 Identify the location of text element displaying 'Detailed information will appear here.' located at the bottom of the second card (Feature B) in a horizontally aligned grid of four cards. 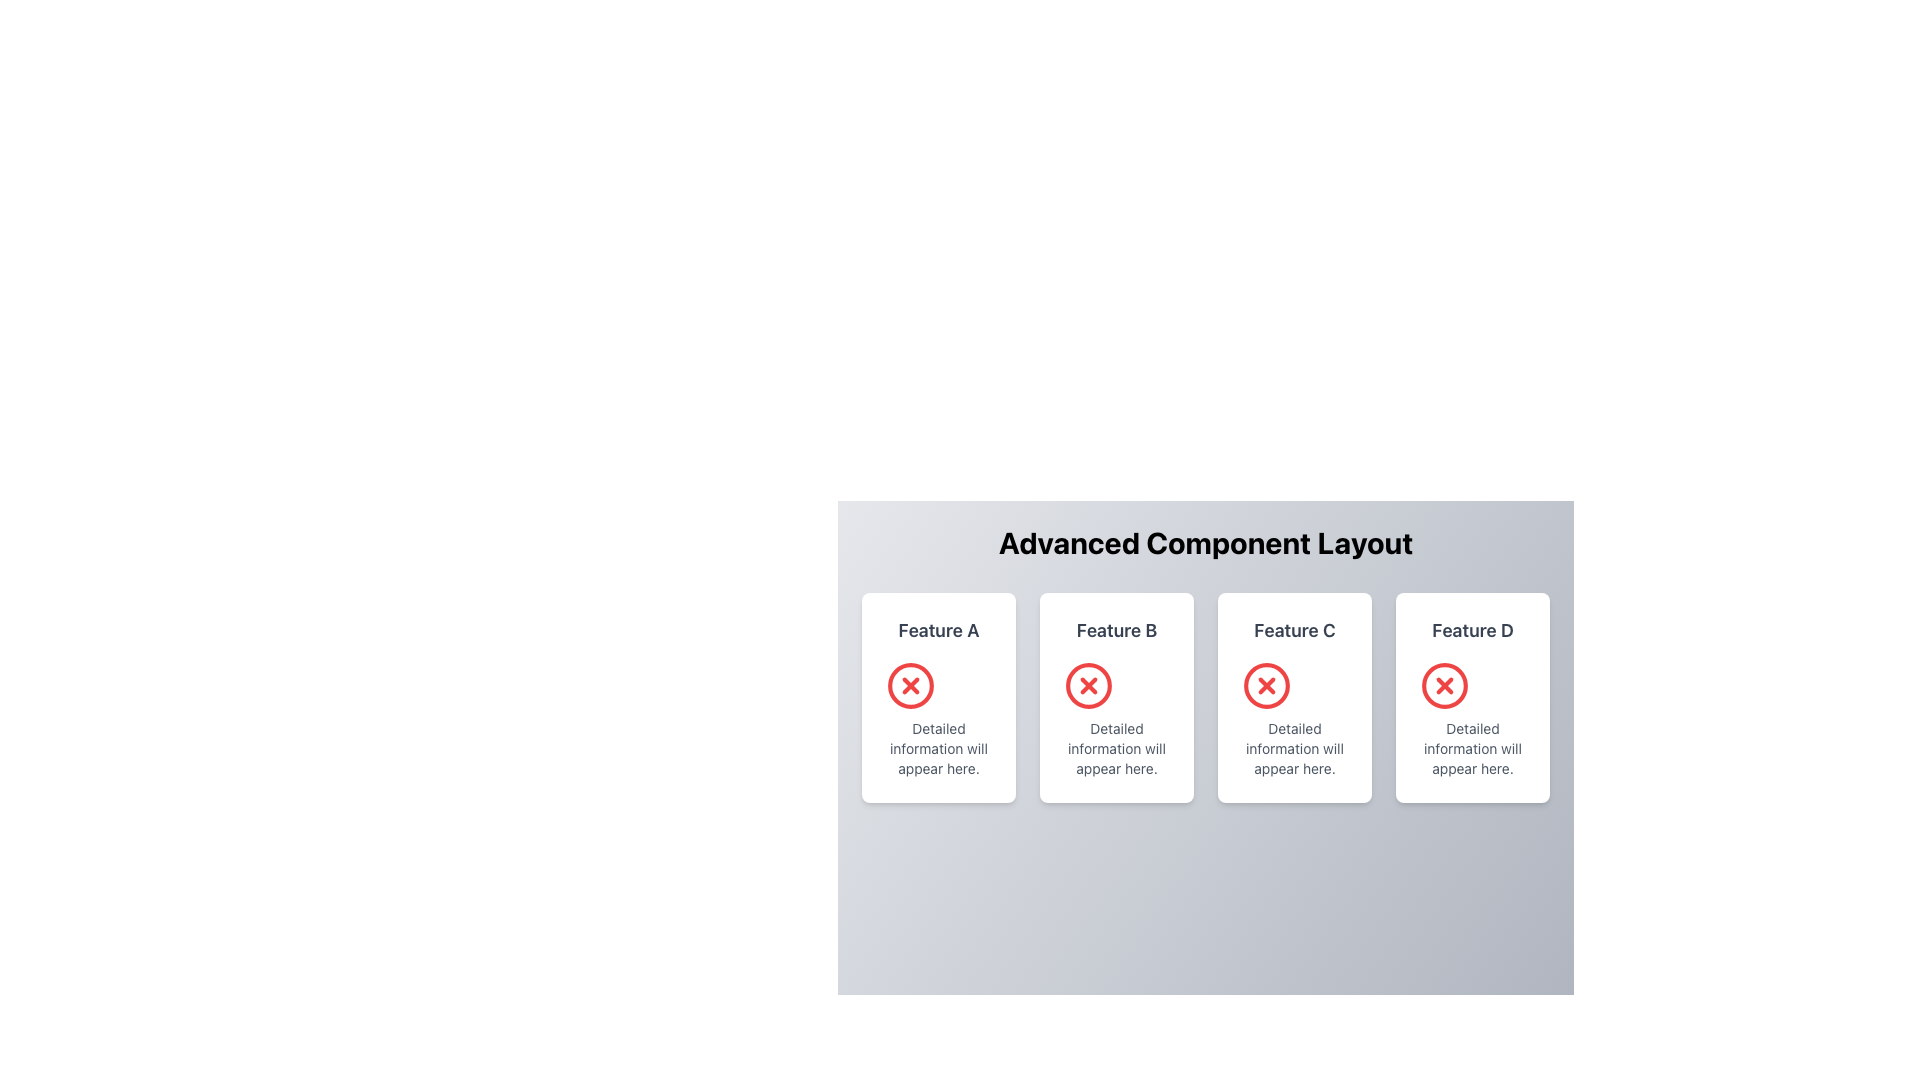
(1116, 748).